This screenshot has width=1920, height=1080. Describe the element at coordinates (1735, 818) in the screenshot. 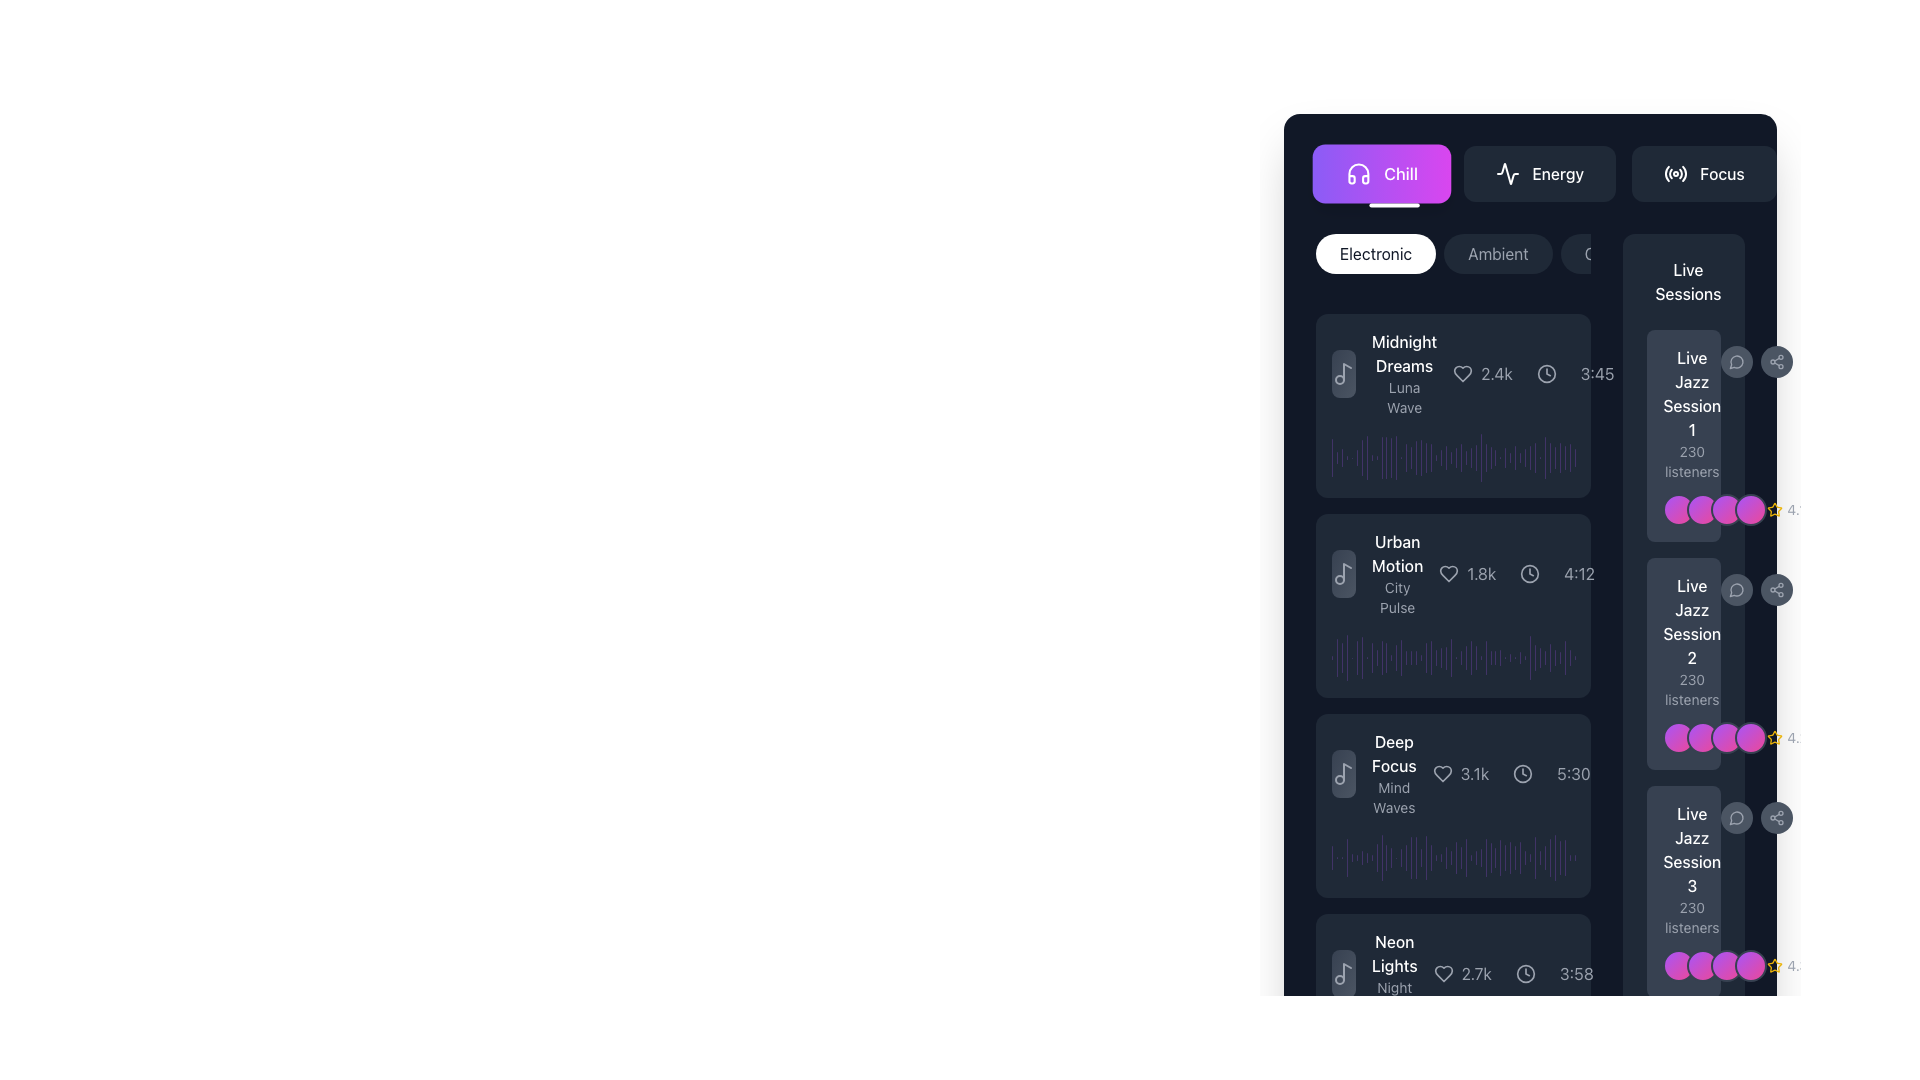

I see `the speech bubble icon that symbolizes interaction options related to the session, located in the rightmost column of the session listing interface on the same line as 'Live Jazz Session 3'` at that location.